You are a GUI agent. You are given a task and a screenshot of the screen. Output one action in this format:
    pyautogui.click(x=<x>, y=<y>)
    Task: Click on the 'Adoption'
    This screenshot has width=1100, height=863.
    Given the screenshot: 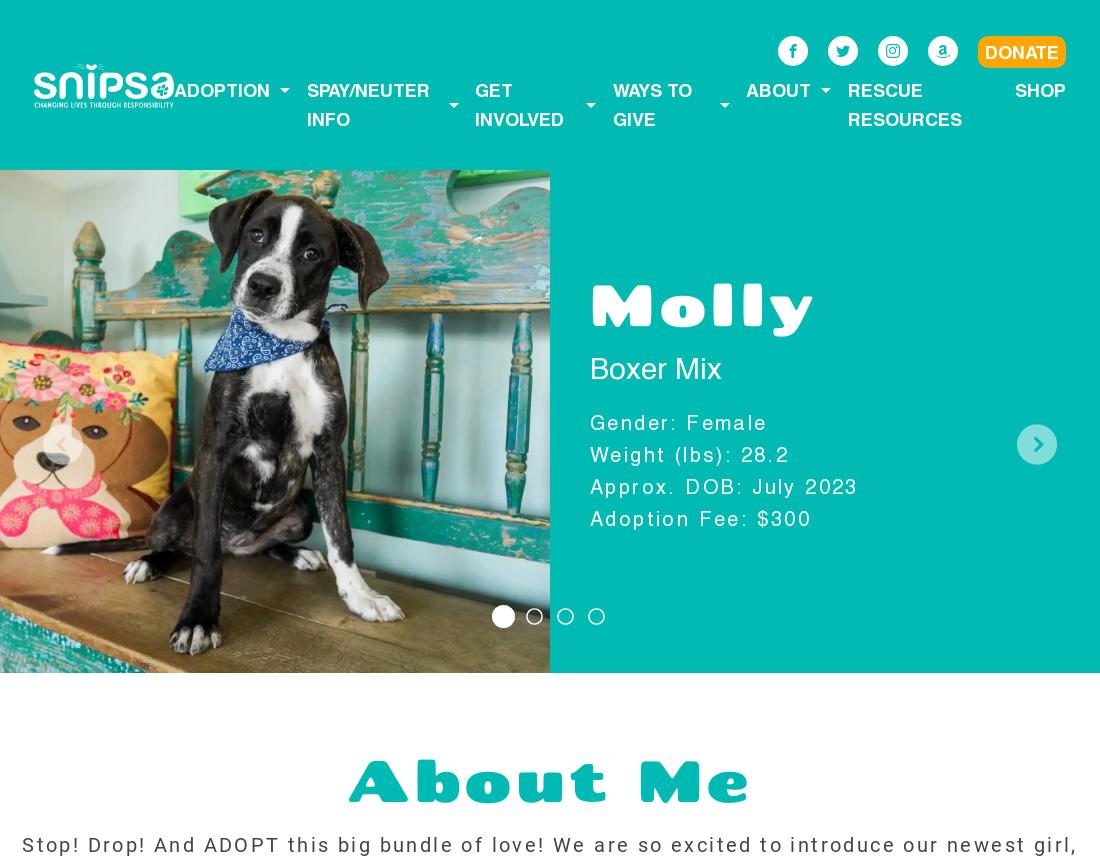 What is the action you would take?
    pyautogui.click(x=221, y=89)
    